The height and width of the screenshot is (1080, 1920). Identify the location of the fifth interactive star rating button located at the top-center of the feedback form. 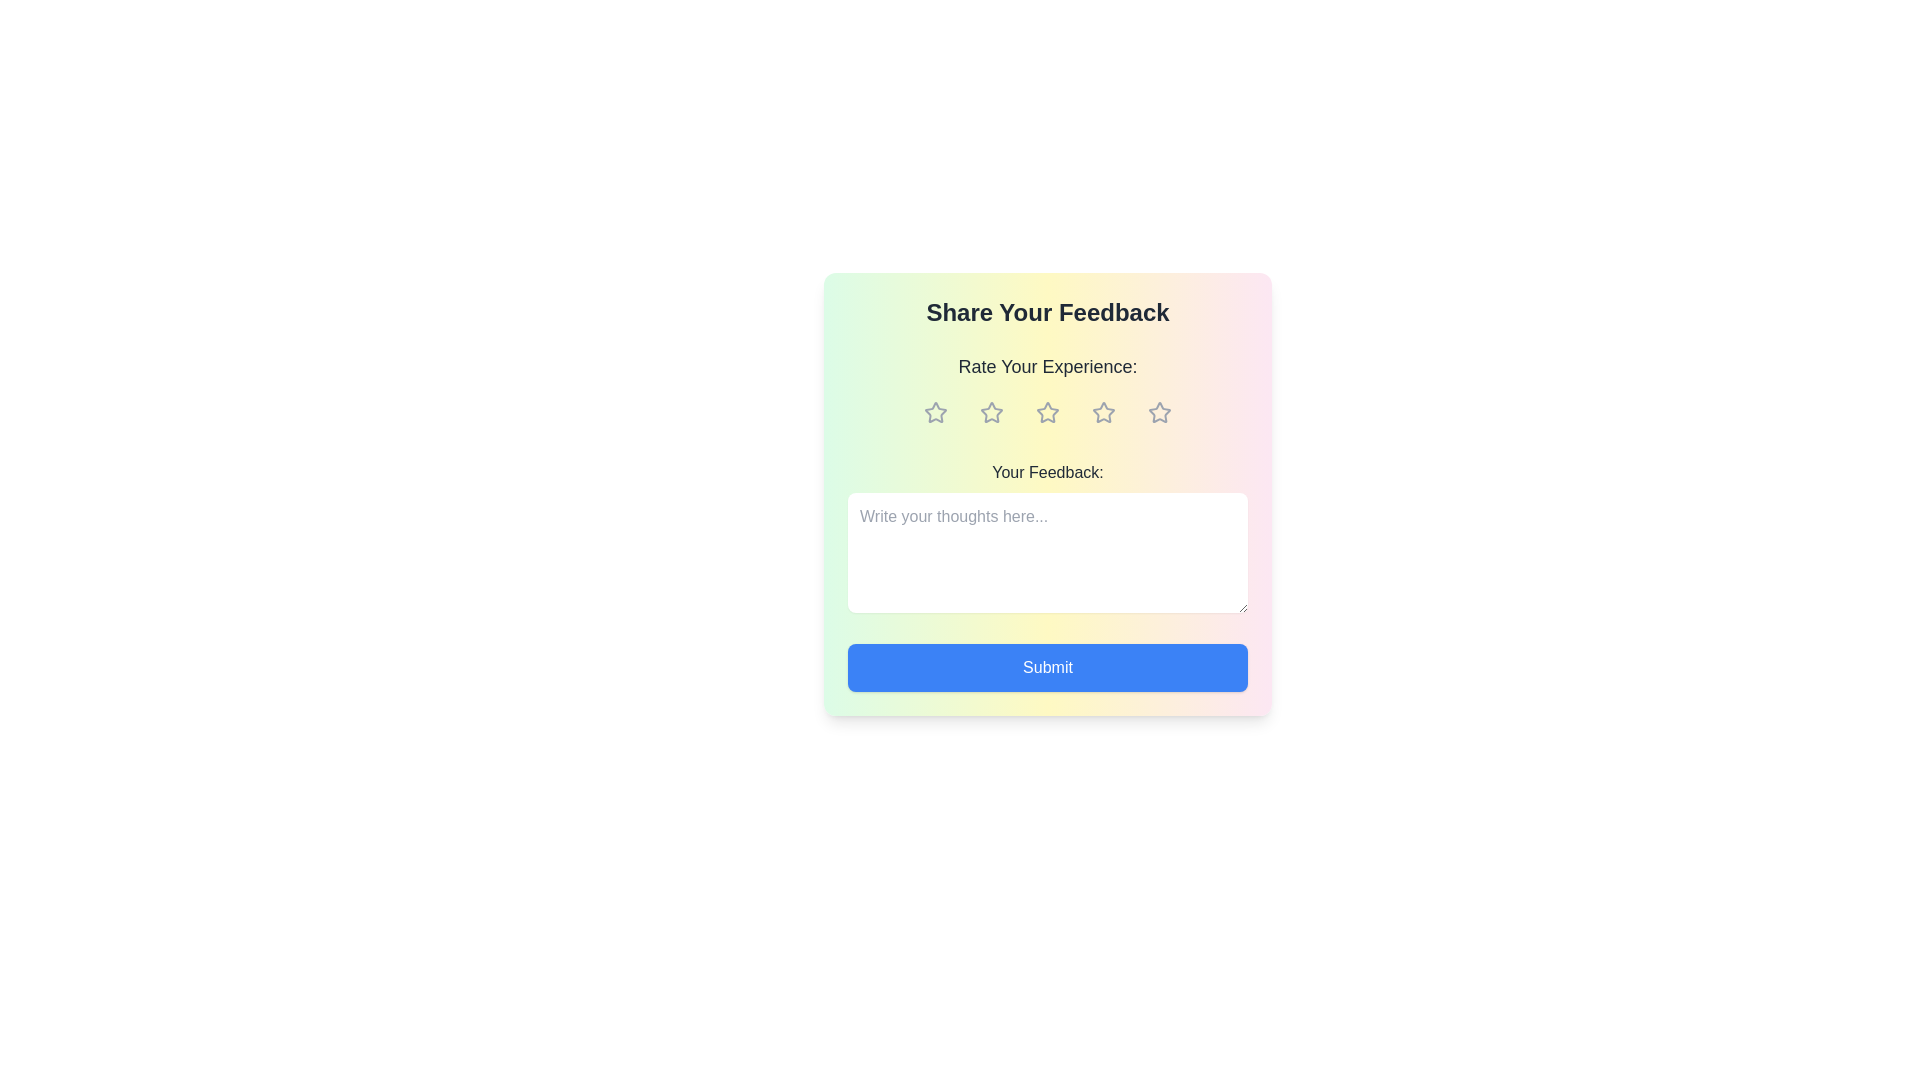
(1160, 411).